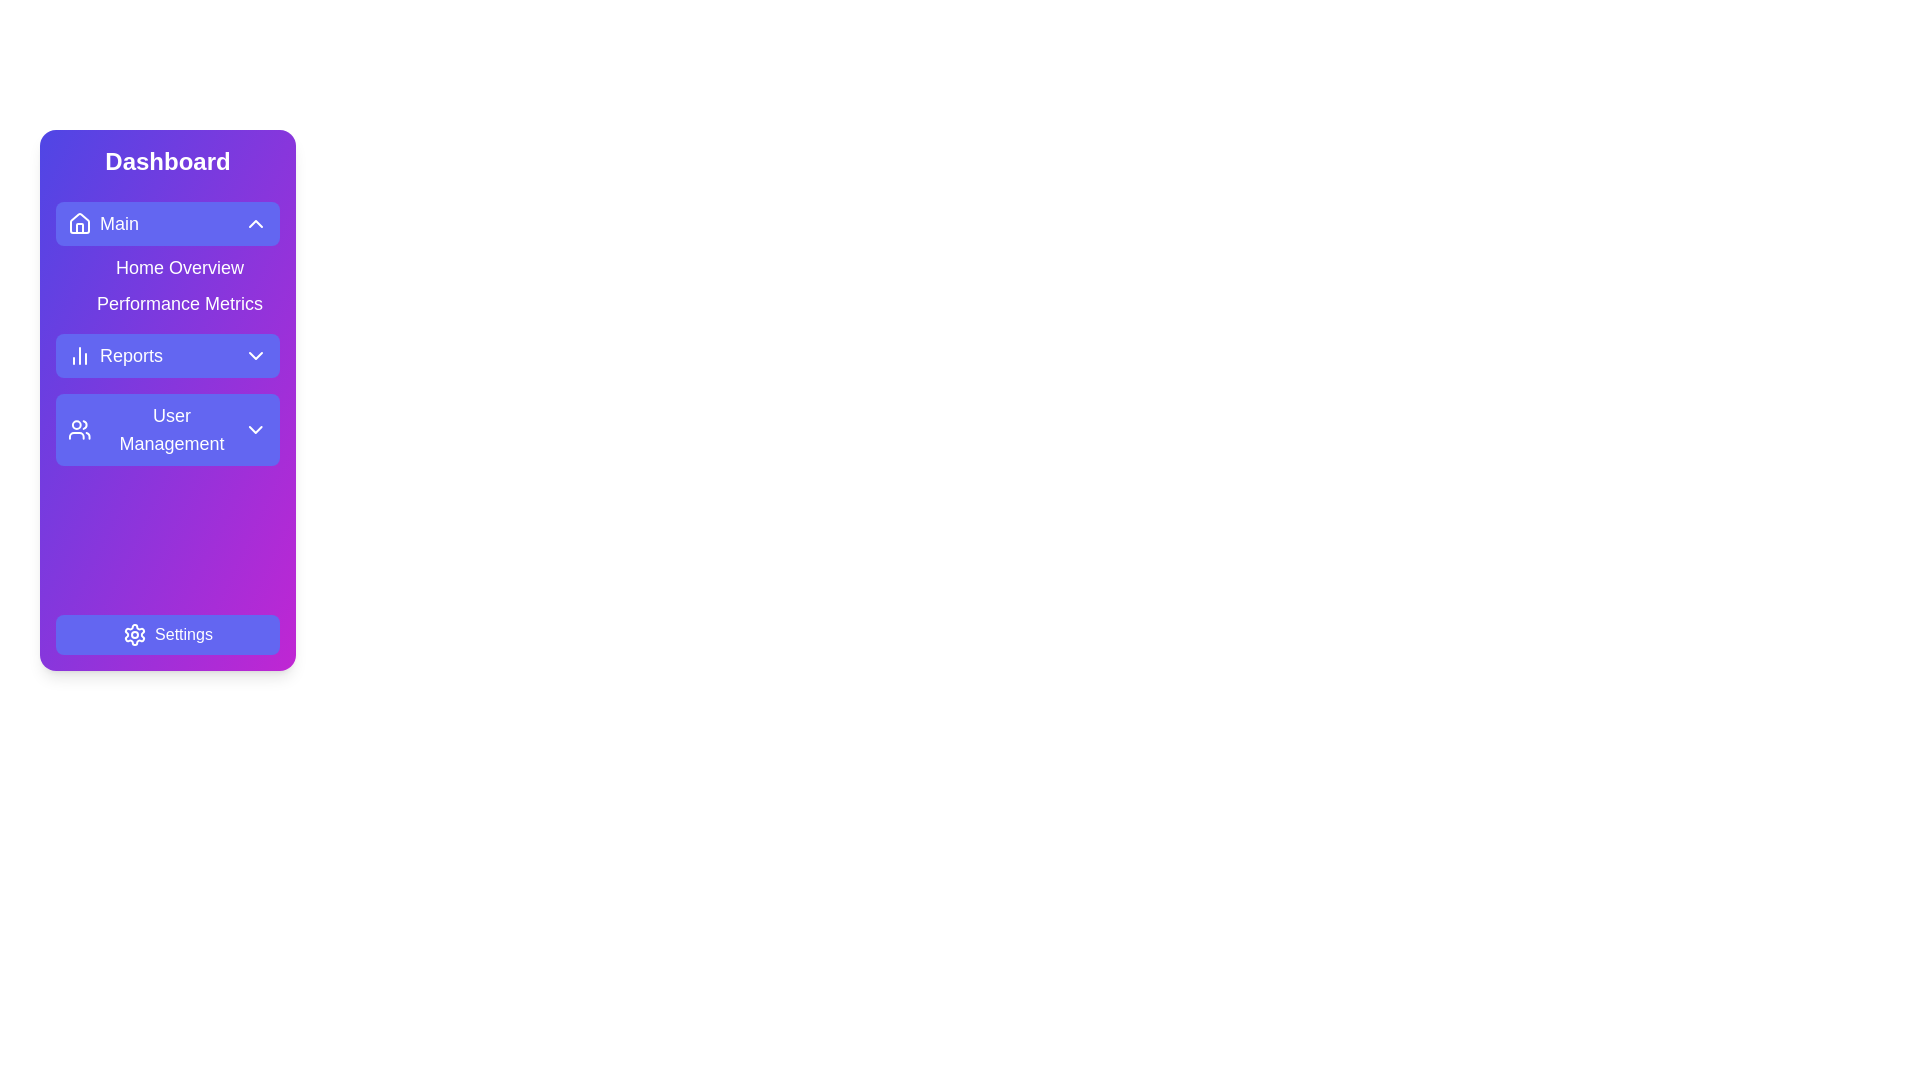 The height and width of the screenshot is (1080, 1920). I want to click on the 'Reports' button located, so click(168, 354).